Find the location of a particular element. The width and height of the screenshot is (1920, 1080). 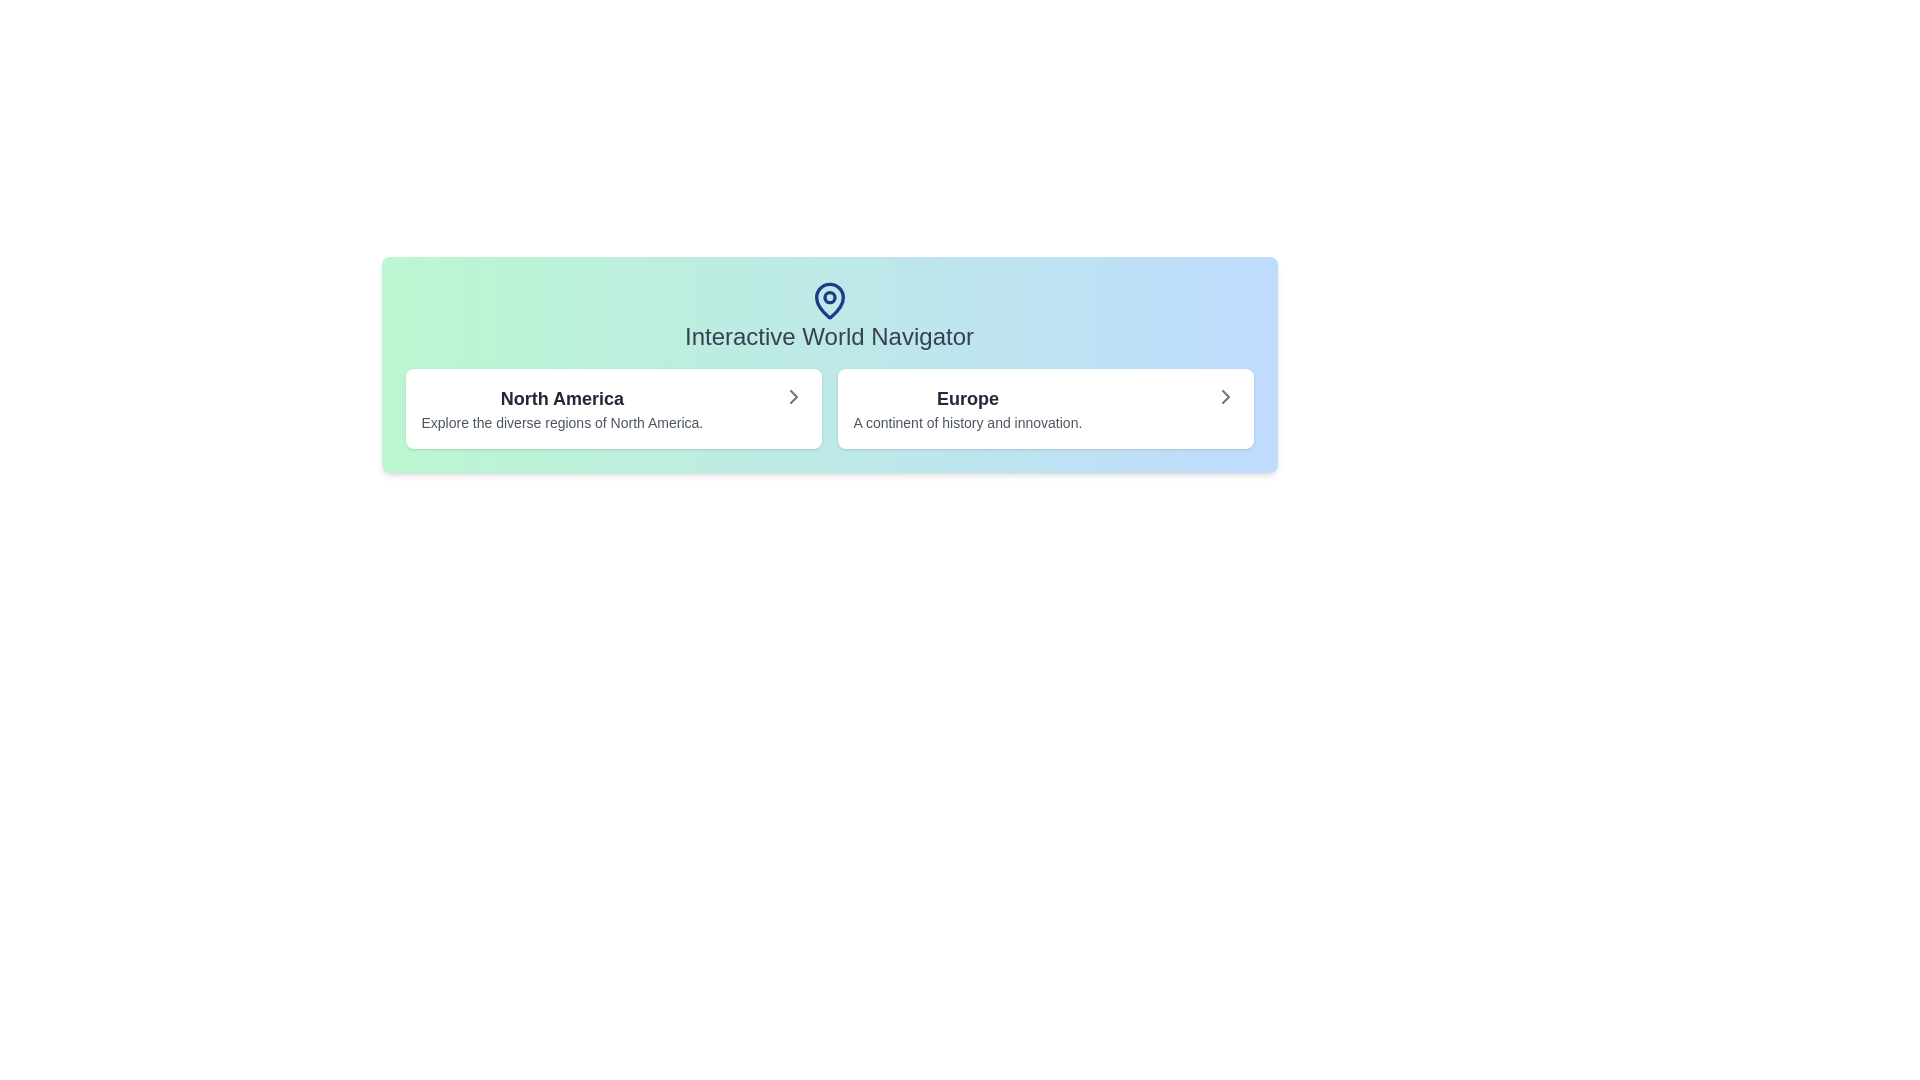

the descriptive text block labeled 'North America' is located at coordinates (561, 407).